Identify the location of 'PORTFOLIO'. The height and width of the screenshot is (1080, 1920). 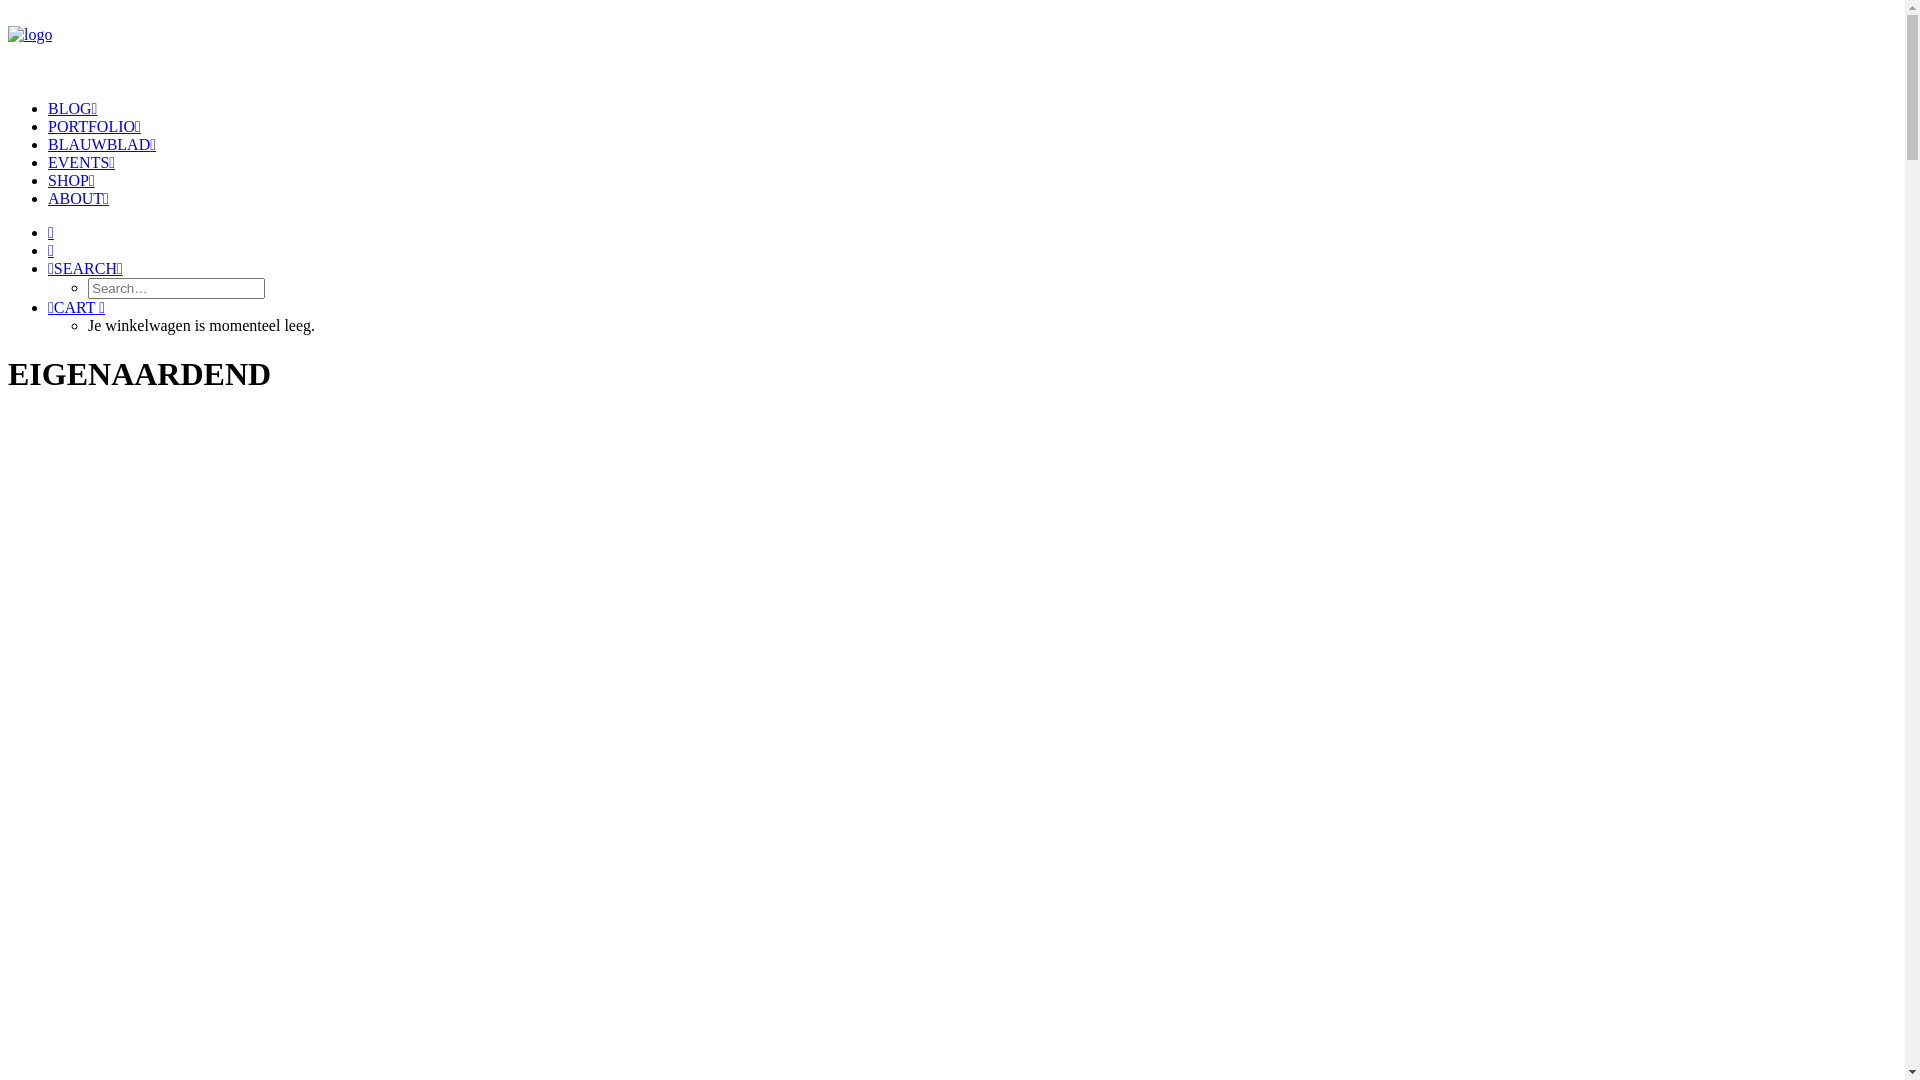
(93, 126).